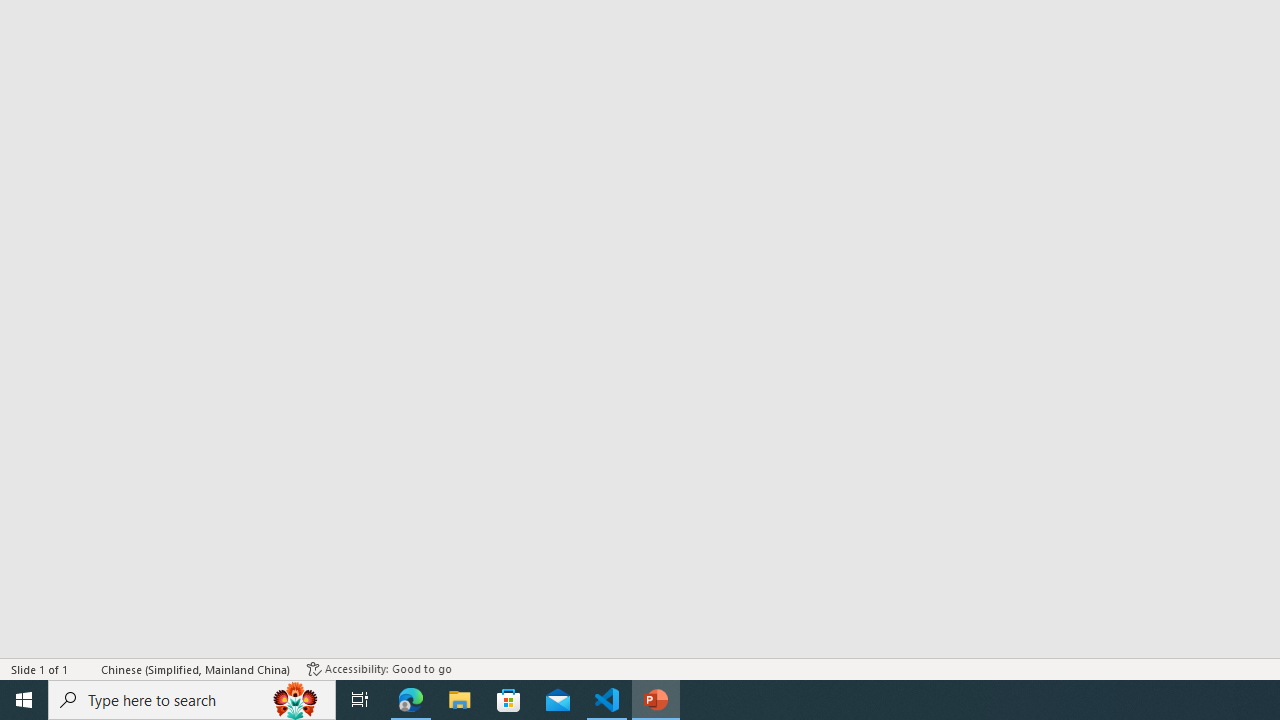 The width and height of the screenshot is (1280, 720). Describe the element at coordinates (606, 698) in the screenshot. I see `'Visual Studio Code - 1 running window'` at that location.